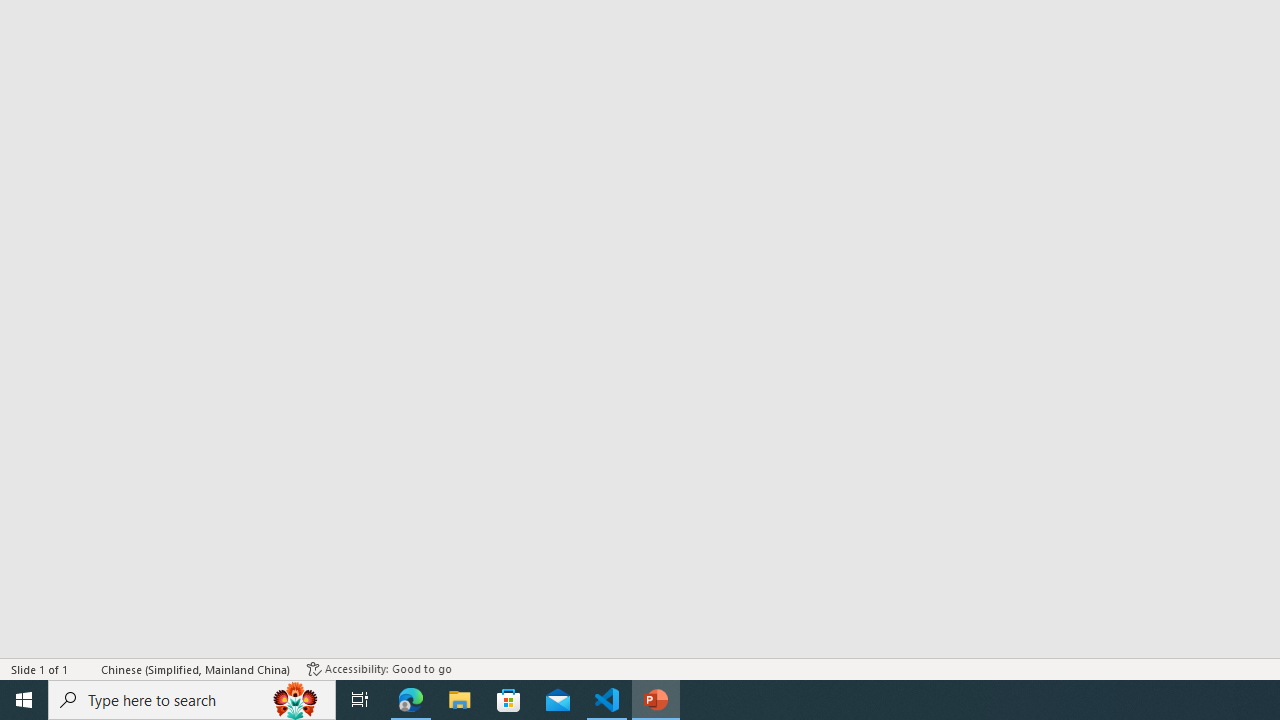 The width and height of the screenshot is (1280, 720). Describe the element at coordinates (606, 698) in the screenshot. I see `'Visual Studio Code - 1 running window'` at that location.